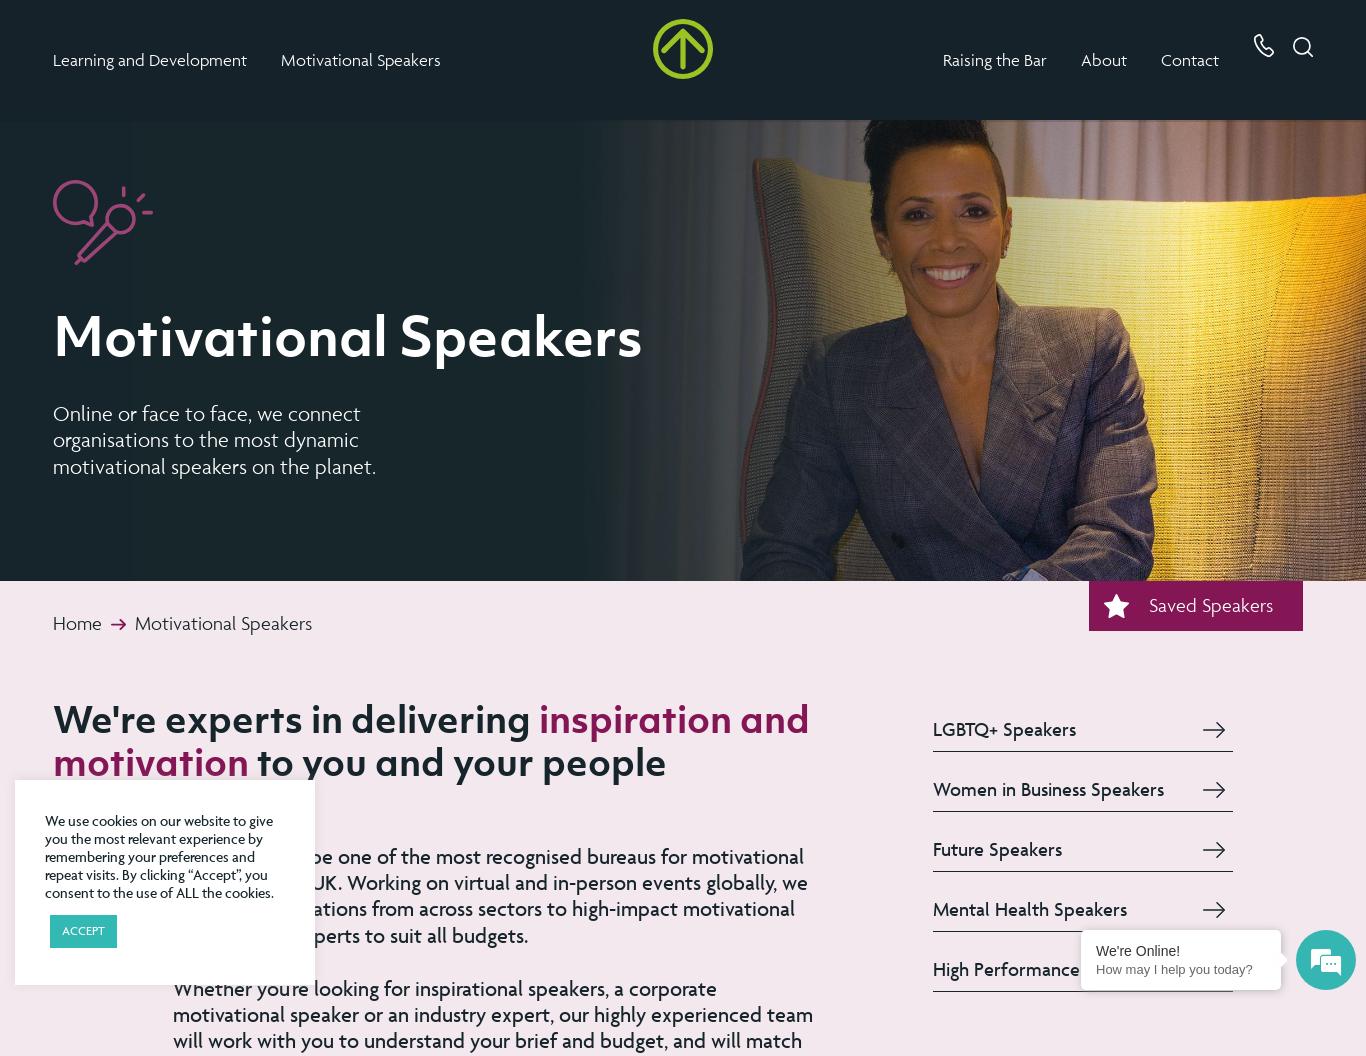 This screenshot has height=1056, width=1366. Describe the element at coordinates (404, 59) in the screenshot. I see `'Speakers'` at that location.